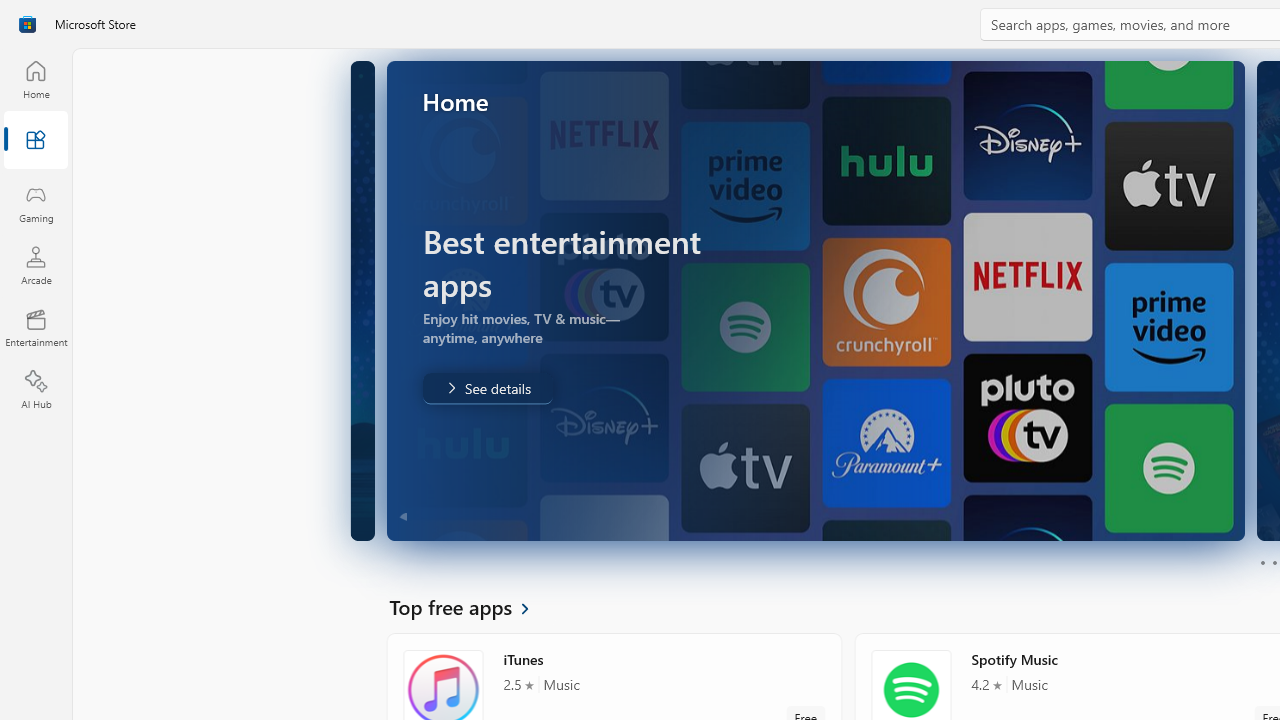 The image size is (1280, 720). What do you see at coordinates (815, 300) in the screenshot?
I see `'AutomationID: Image'` at bounding box center [815, 300].